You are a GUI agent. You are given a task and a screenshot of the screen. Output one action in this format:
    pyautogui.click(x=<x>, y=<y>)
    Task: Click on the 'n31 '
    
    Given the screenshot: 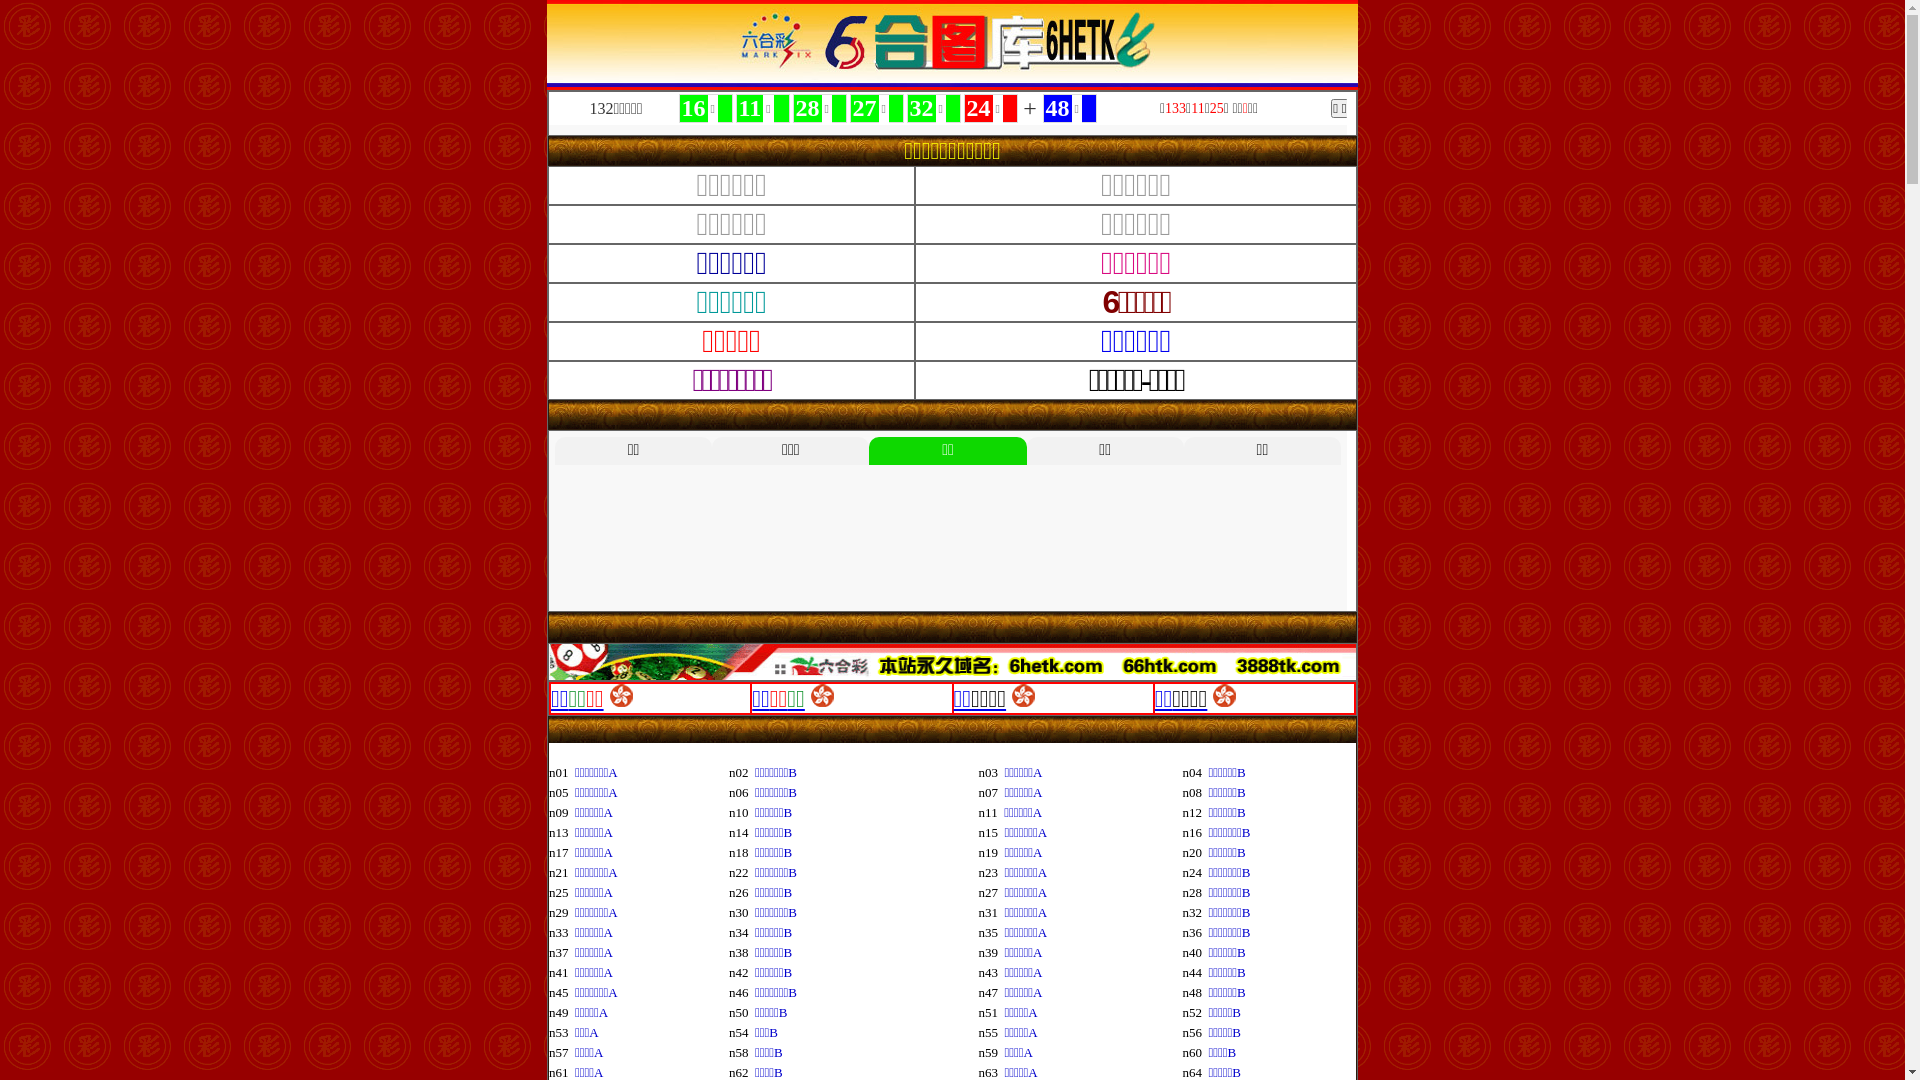 What is the action you would take?
    pyautogui.click(x=992, y=912)
    